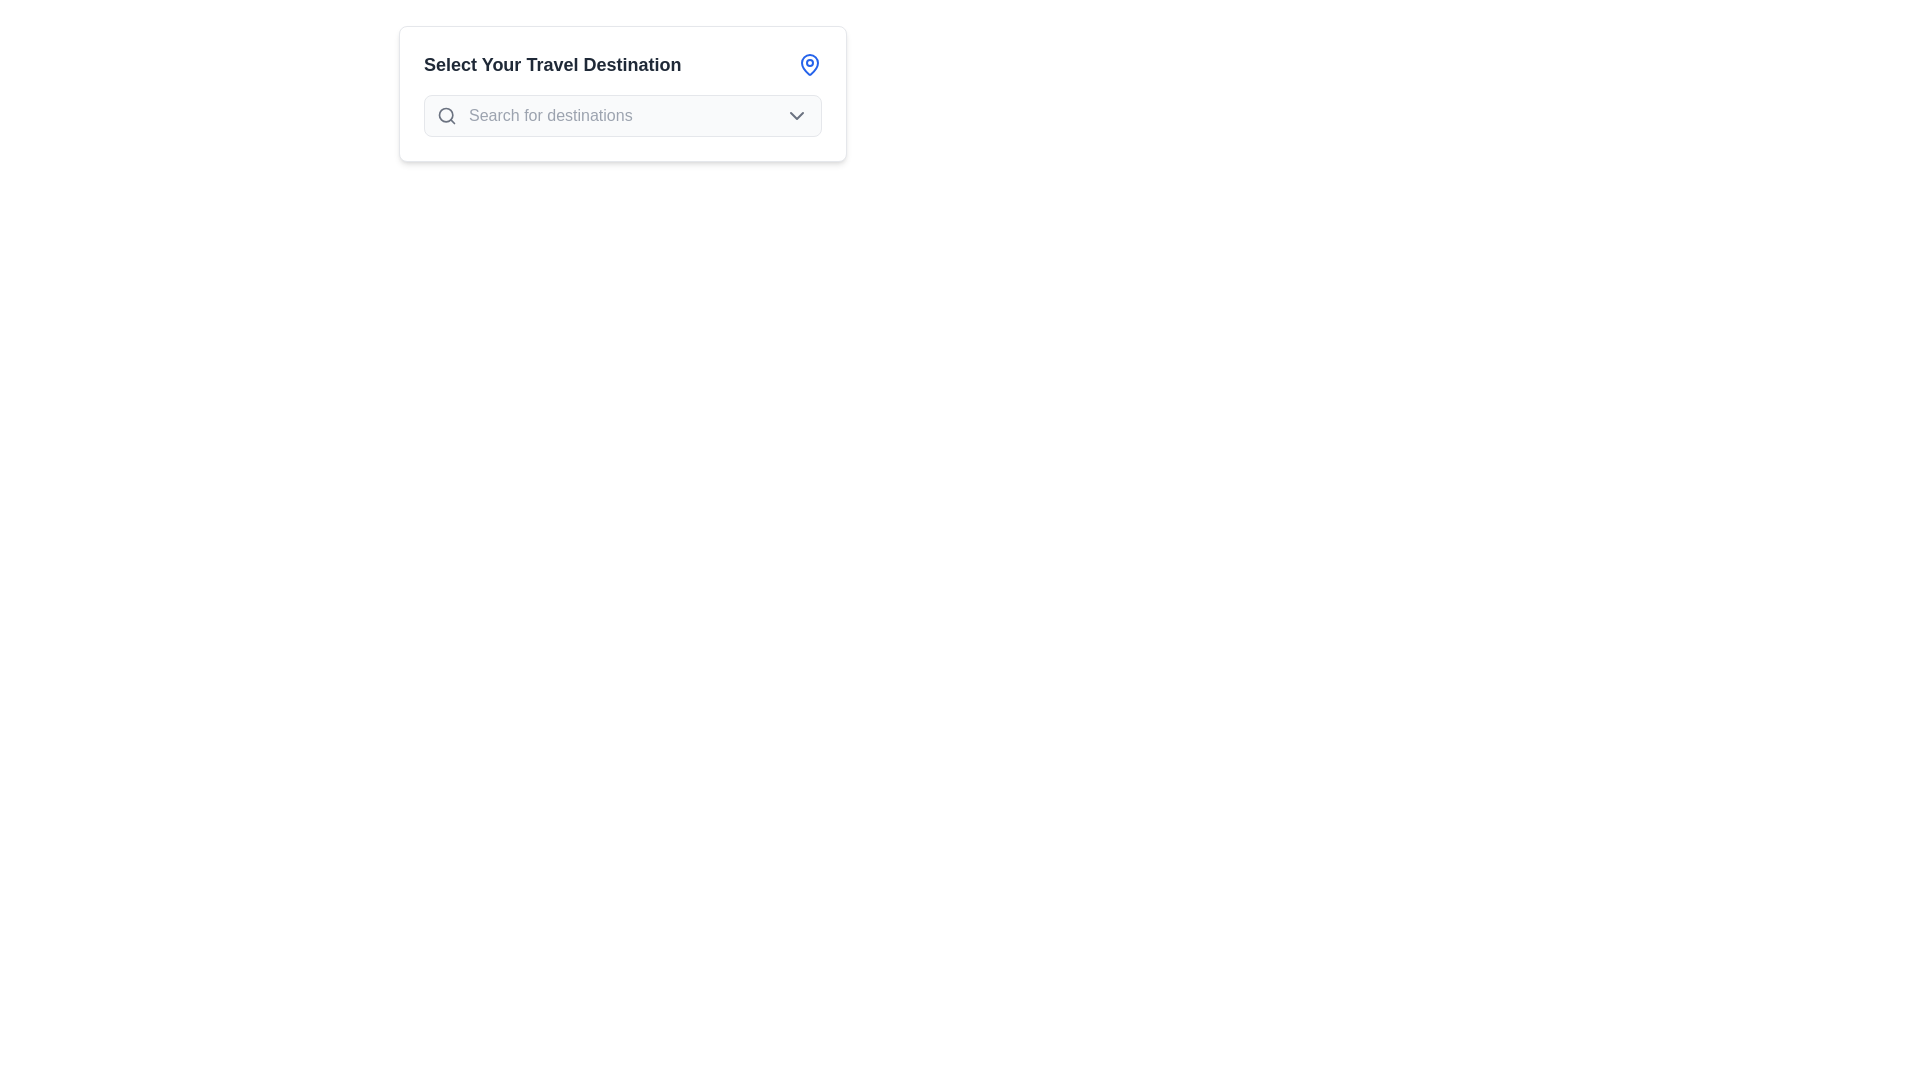 The height and width of the screenshot is (1080, 1920). I want to click on the search icon, which visually represents the concept of 'search' and is located to the left of the 'Search for destinations' text placeholder, so click(445, 115).